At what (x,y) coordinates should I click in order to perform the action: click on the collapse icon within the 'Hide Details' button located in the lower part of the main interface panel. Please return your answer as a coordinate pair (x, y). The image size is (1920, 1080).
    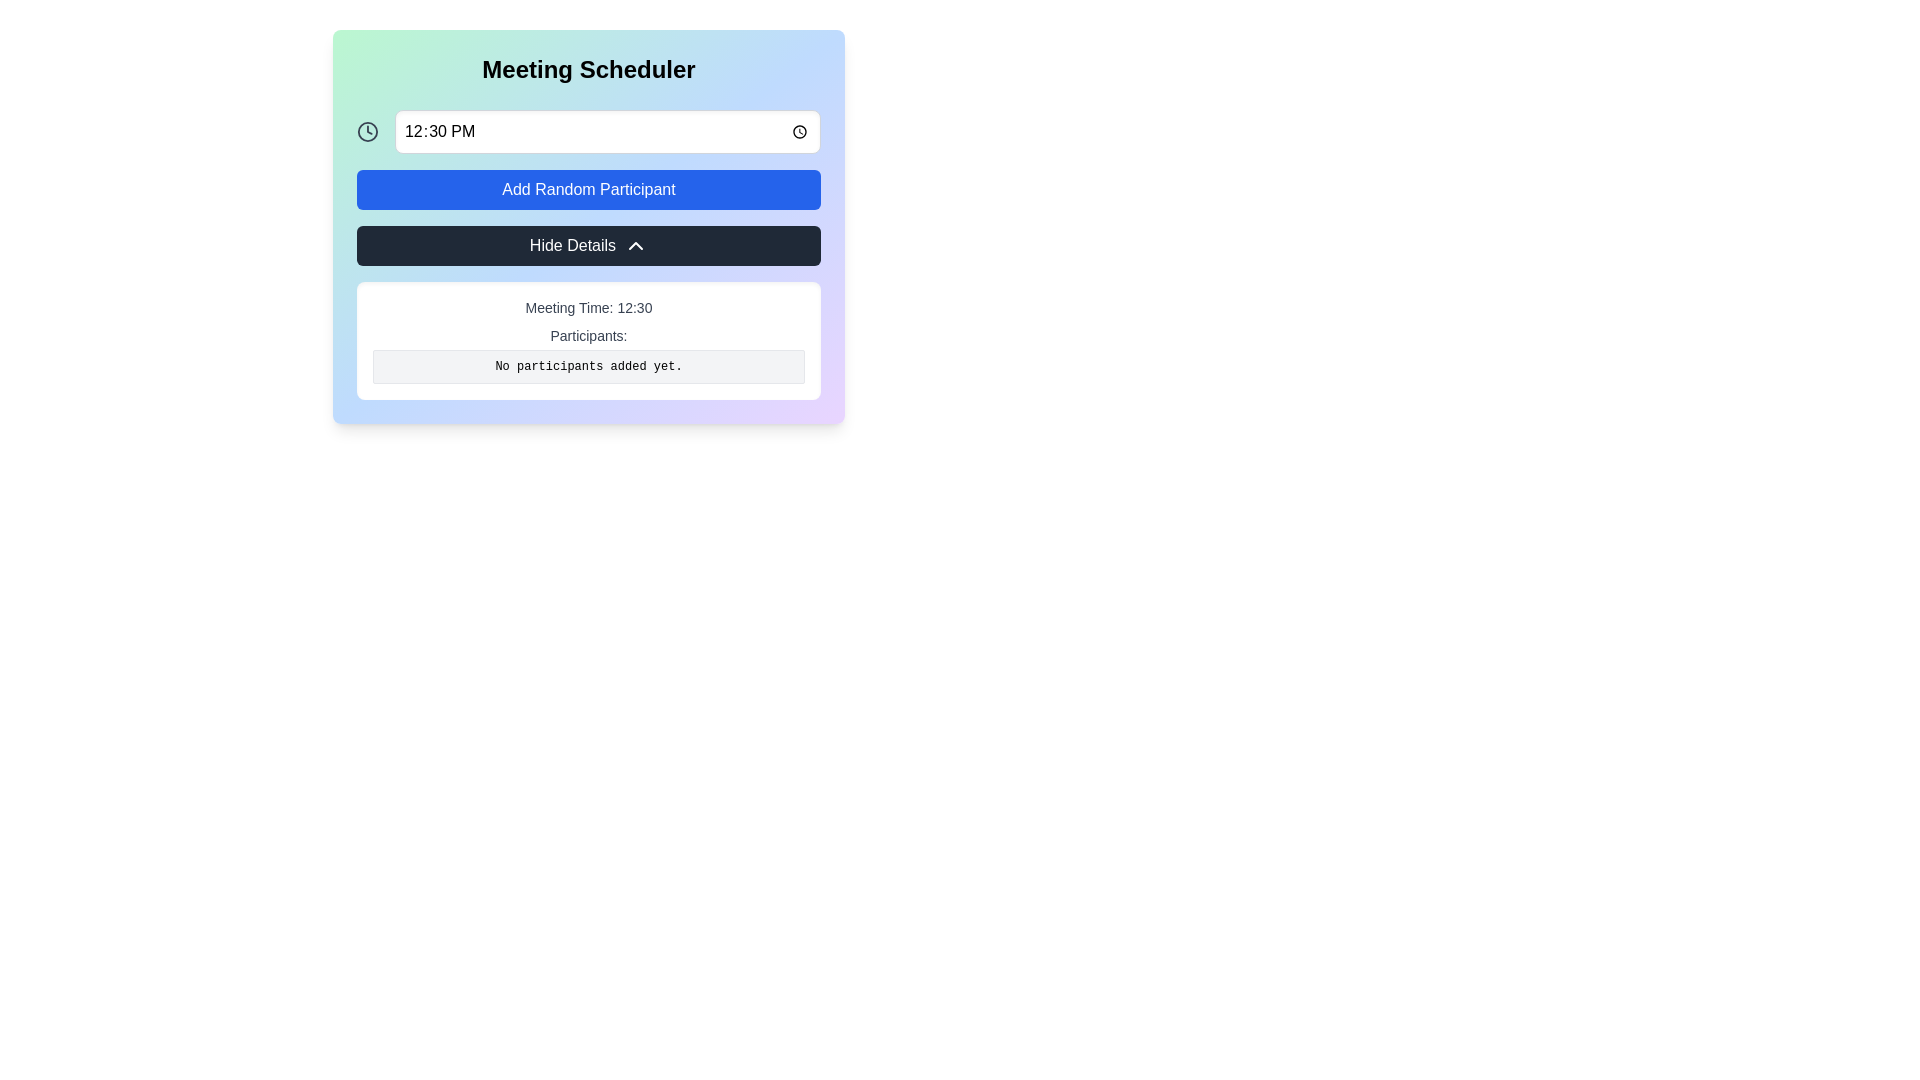
    Looking at the image, I should click on (634, 245).